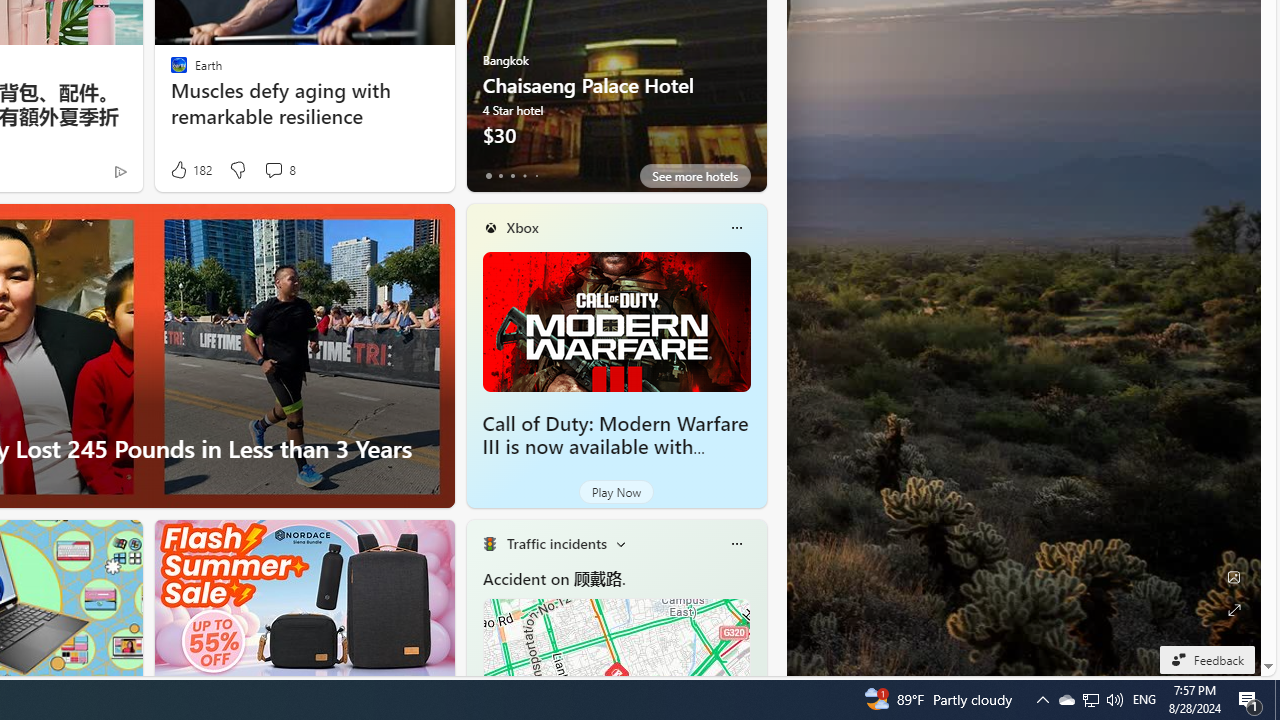 This screenshot has width=1280, height=720. Describe the element at coordinates (735, 543) in the screenshot. I see `'Class: icon-img'` at that location.